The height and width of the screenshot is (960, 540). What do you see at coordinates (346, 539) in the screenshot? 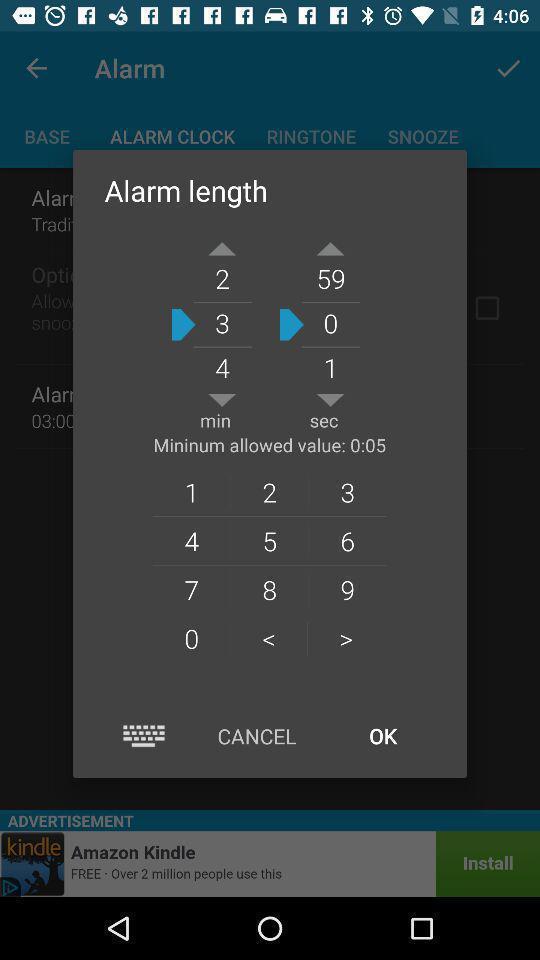
I see `6` at bounding box center [346, 539].